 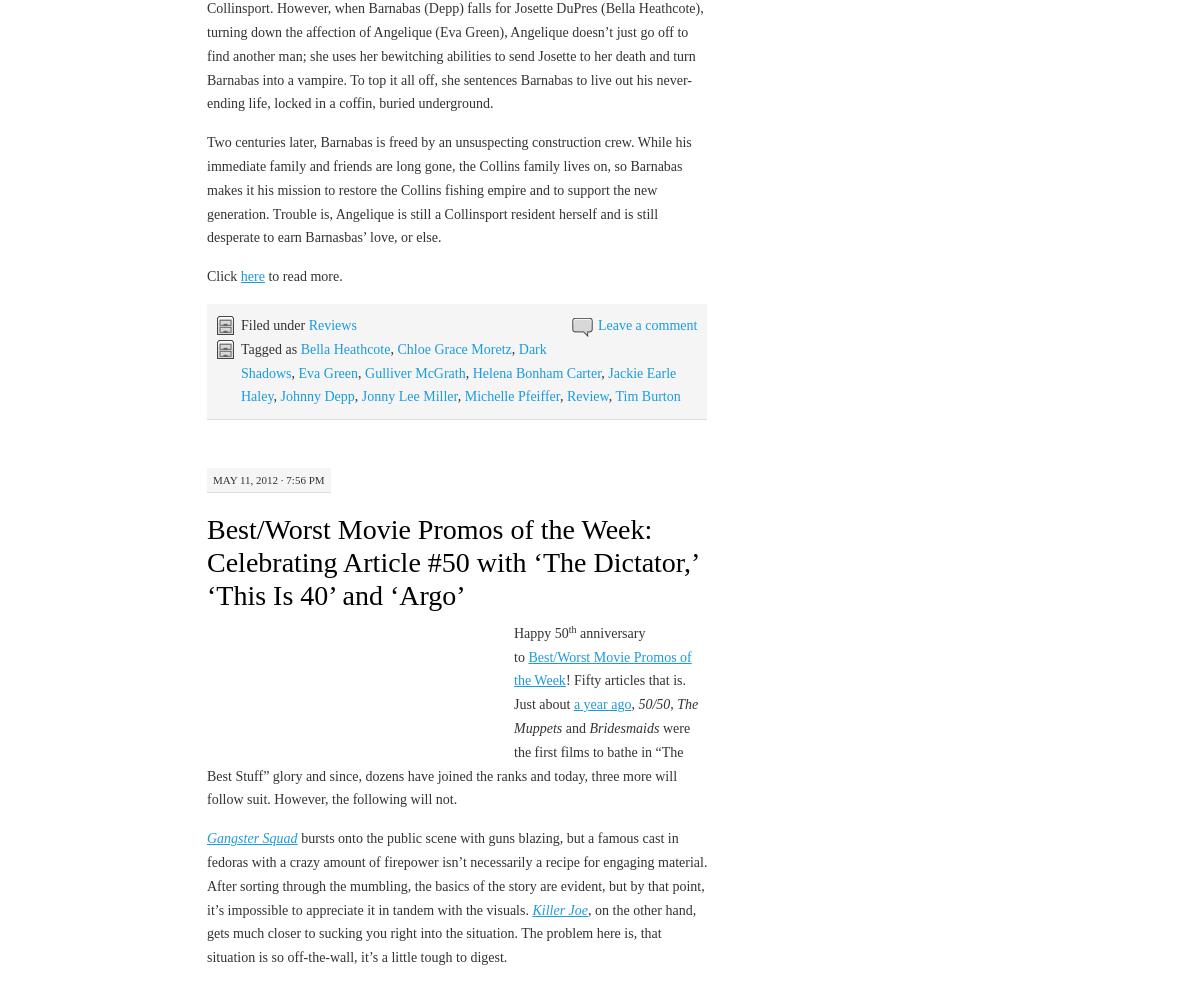 What do you see at coordinates (646, 325) in the screenshot?
I see `'Leave a comment'` at bounding box center [646, 325].